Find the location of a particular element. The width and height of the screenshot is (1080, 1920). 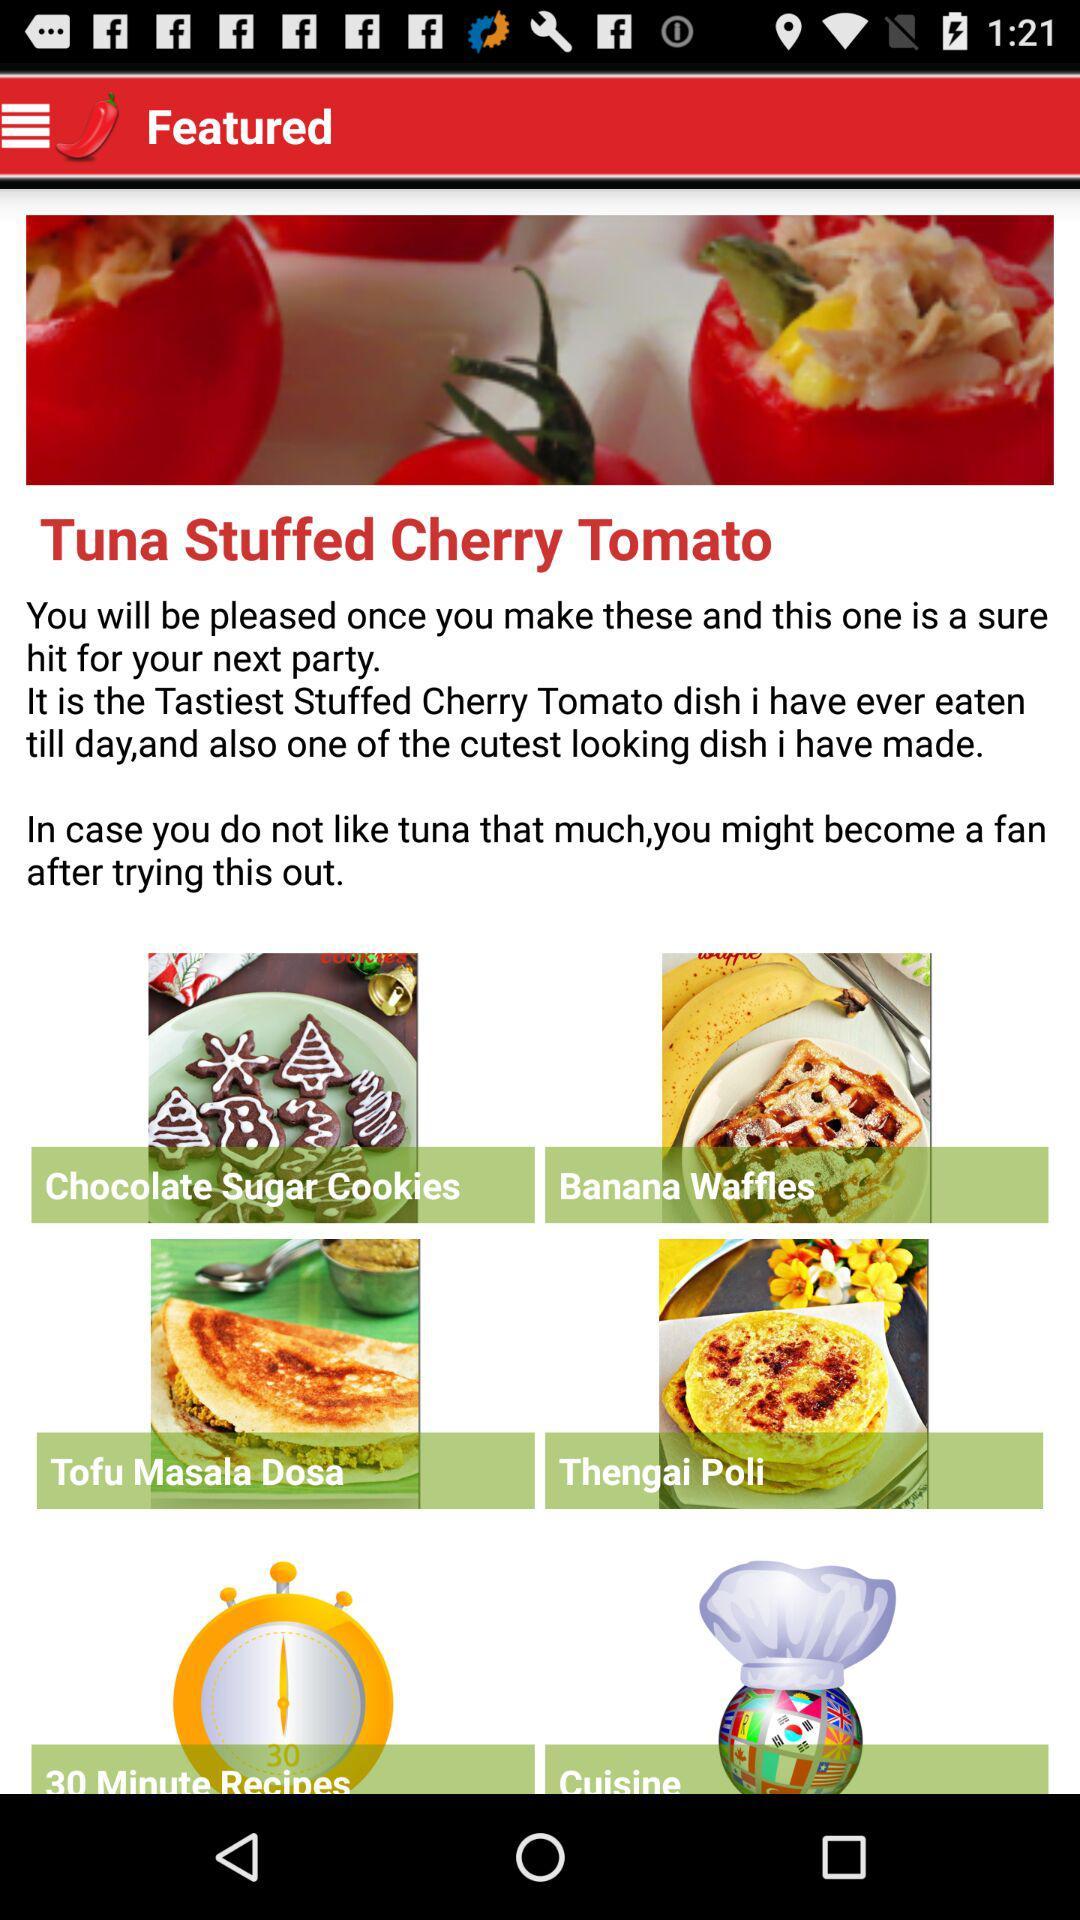

expands the image is located at coordinates (540, 350).